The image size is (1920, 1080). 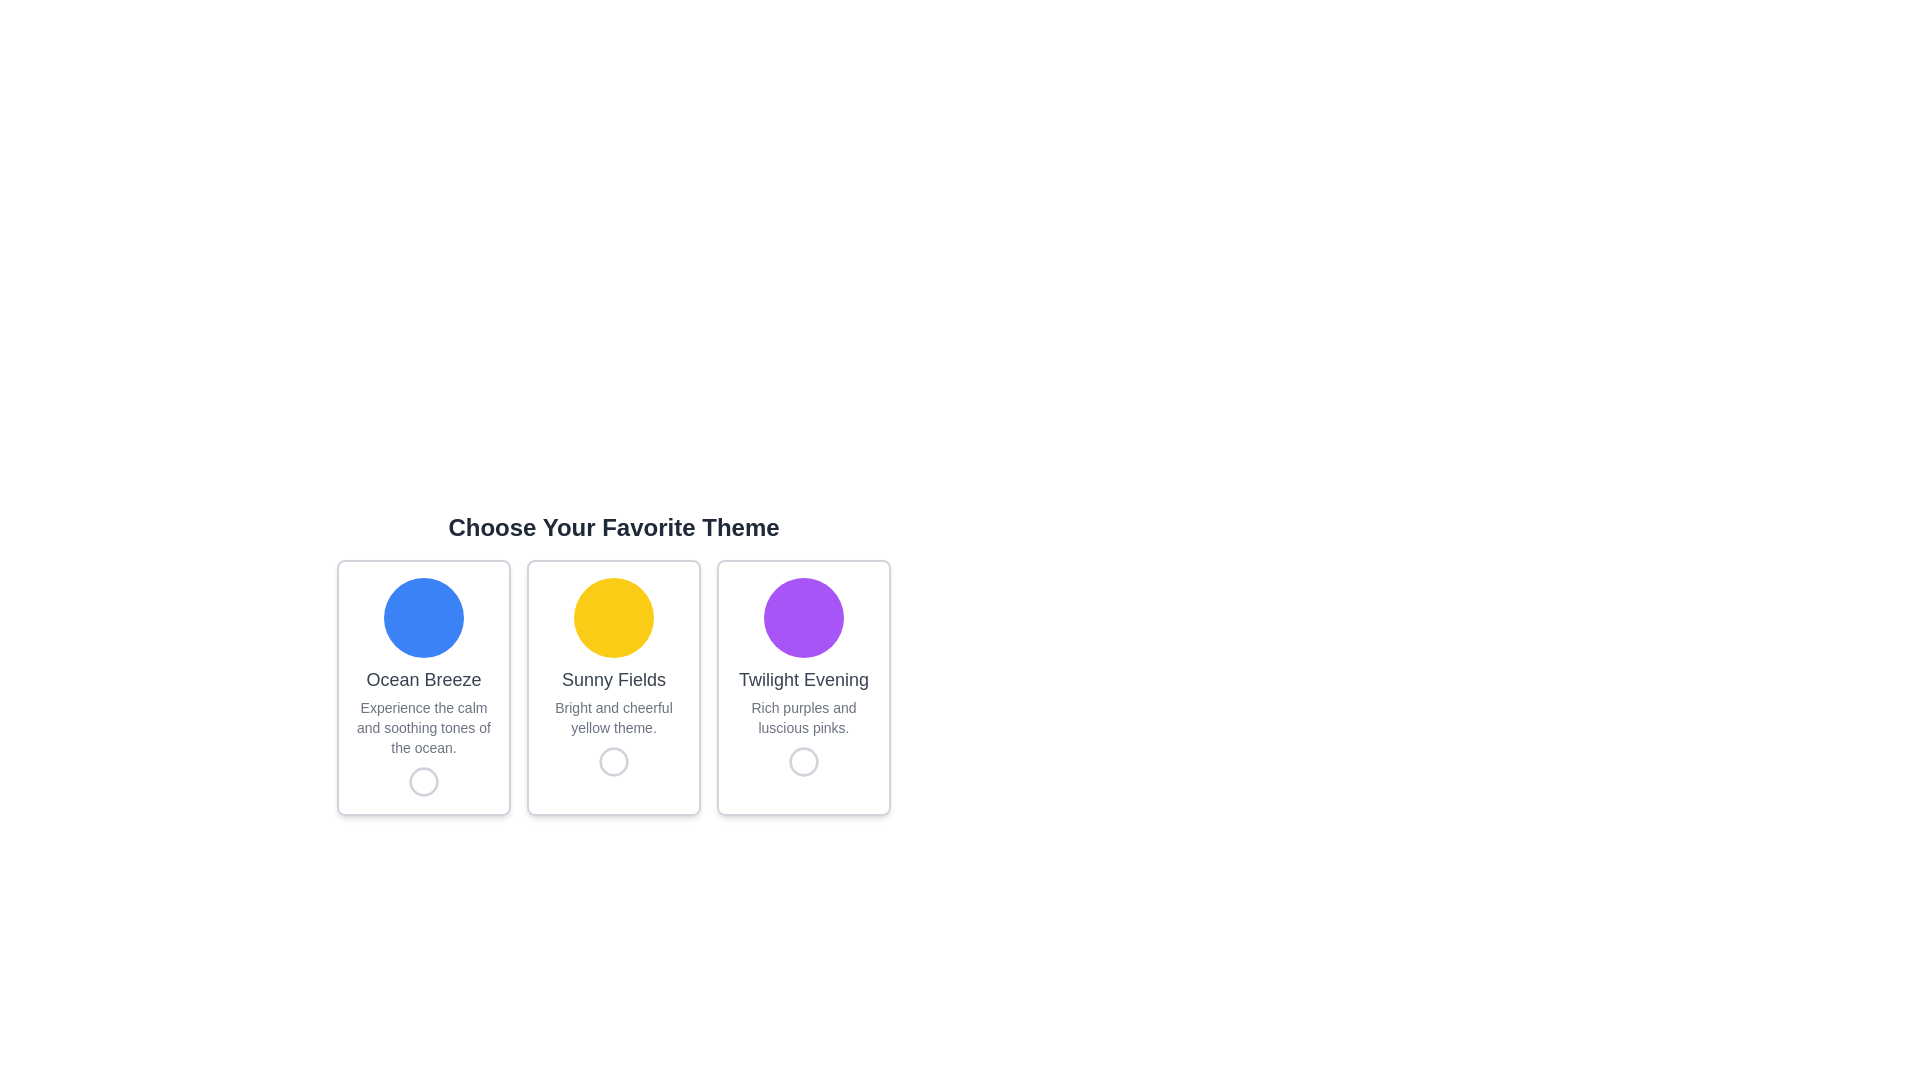 What do you see at coordinates (613, 701) in the screenshot?
I see `the Text Block containing the header 'Sunny Fields' and the description 'Bright and cheerful yellow theme.' positioned in the center of the second card in a three-card layout` at bounding box center [613, 701].